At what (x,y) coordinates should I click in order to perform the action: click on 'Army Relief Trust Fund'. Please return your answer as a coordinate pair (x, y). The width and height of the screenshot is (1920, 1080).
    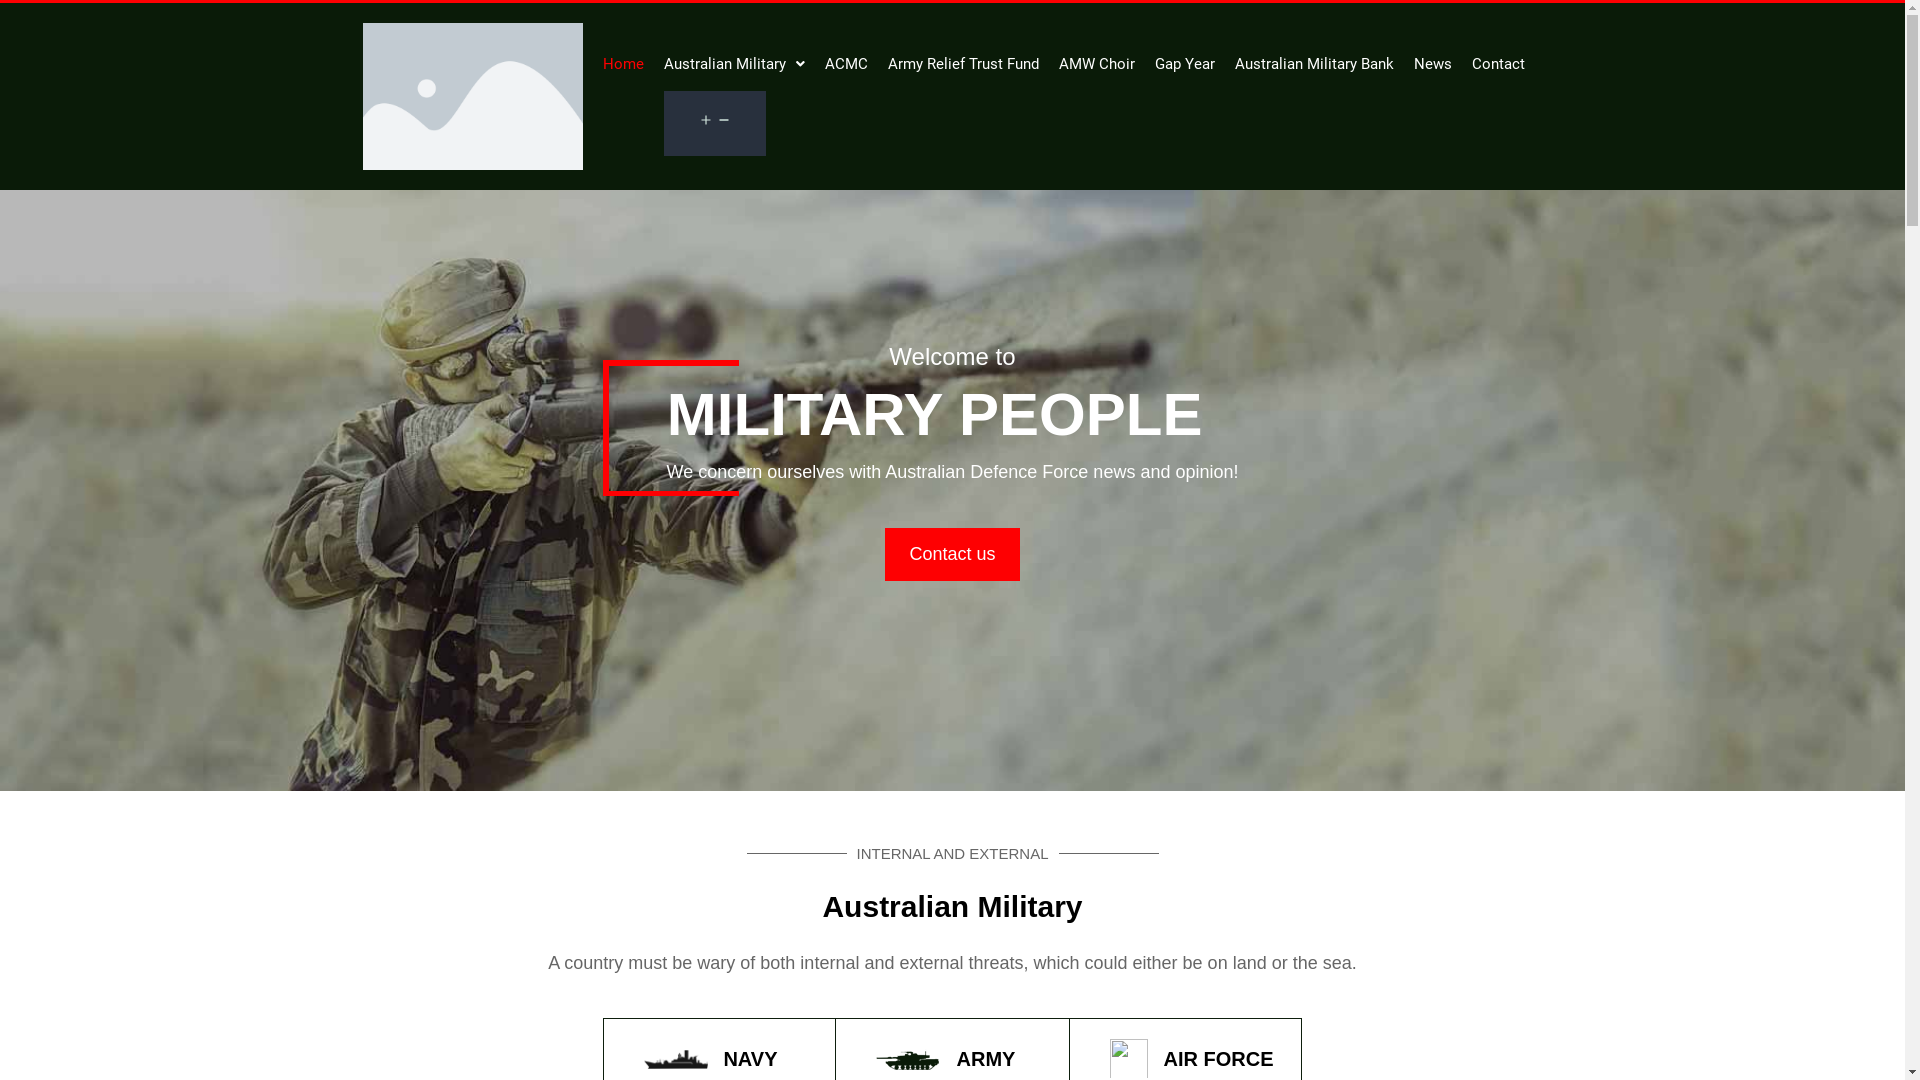
    Looking at the image, I should click on (963, 63).